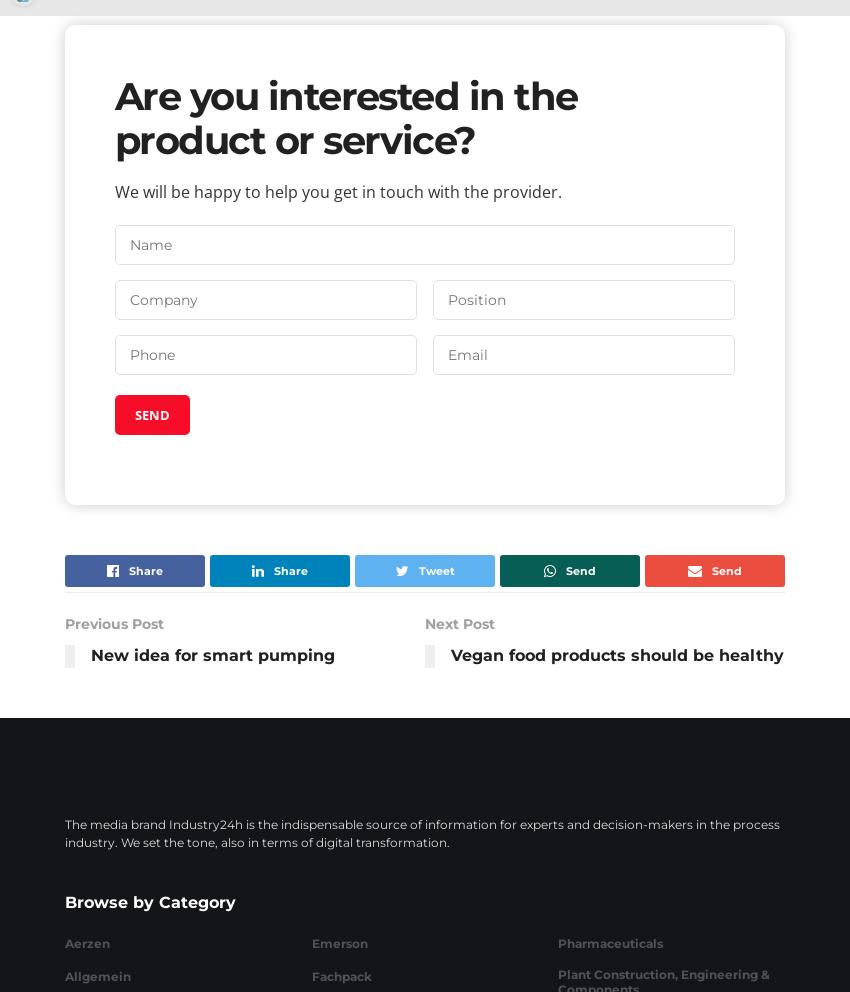 The width and height of the screenshot is (850, 992). I want to click on 'New idea for smart pumping', so click(212, 655).